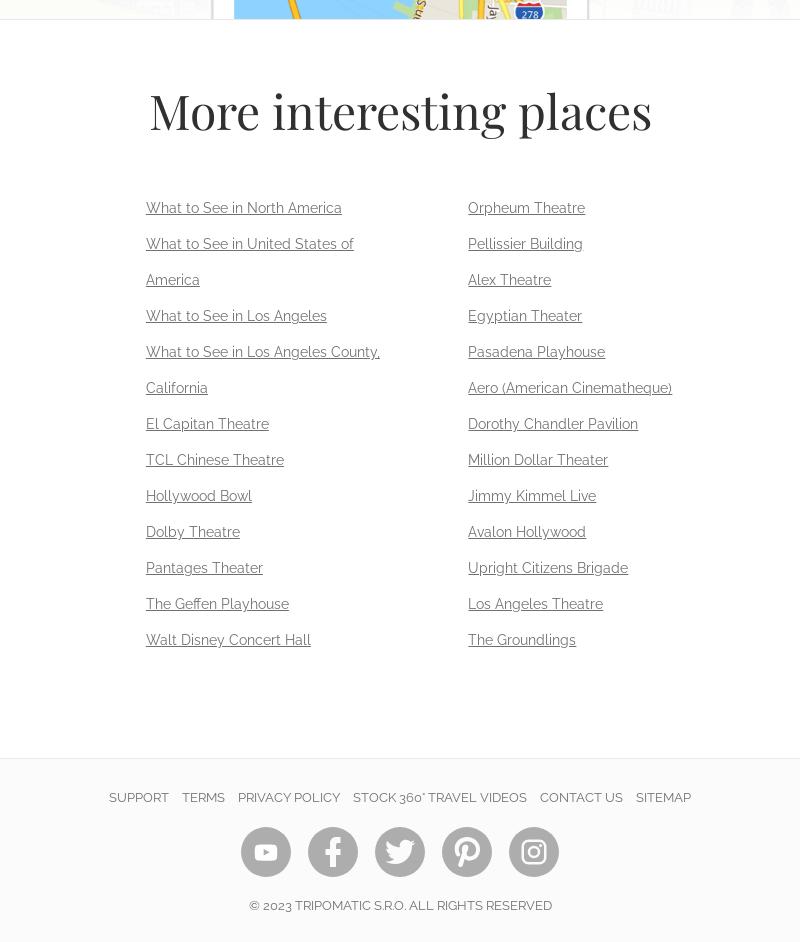 This screenshot has height=942, width=800. What do you see at coordinates (203, 568) in the screenshot?
I see `'Pantages Theater'` at bounding box center [203, 568].